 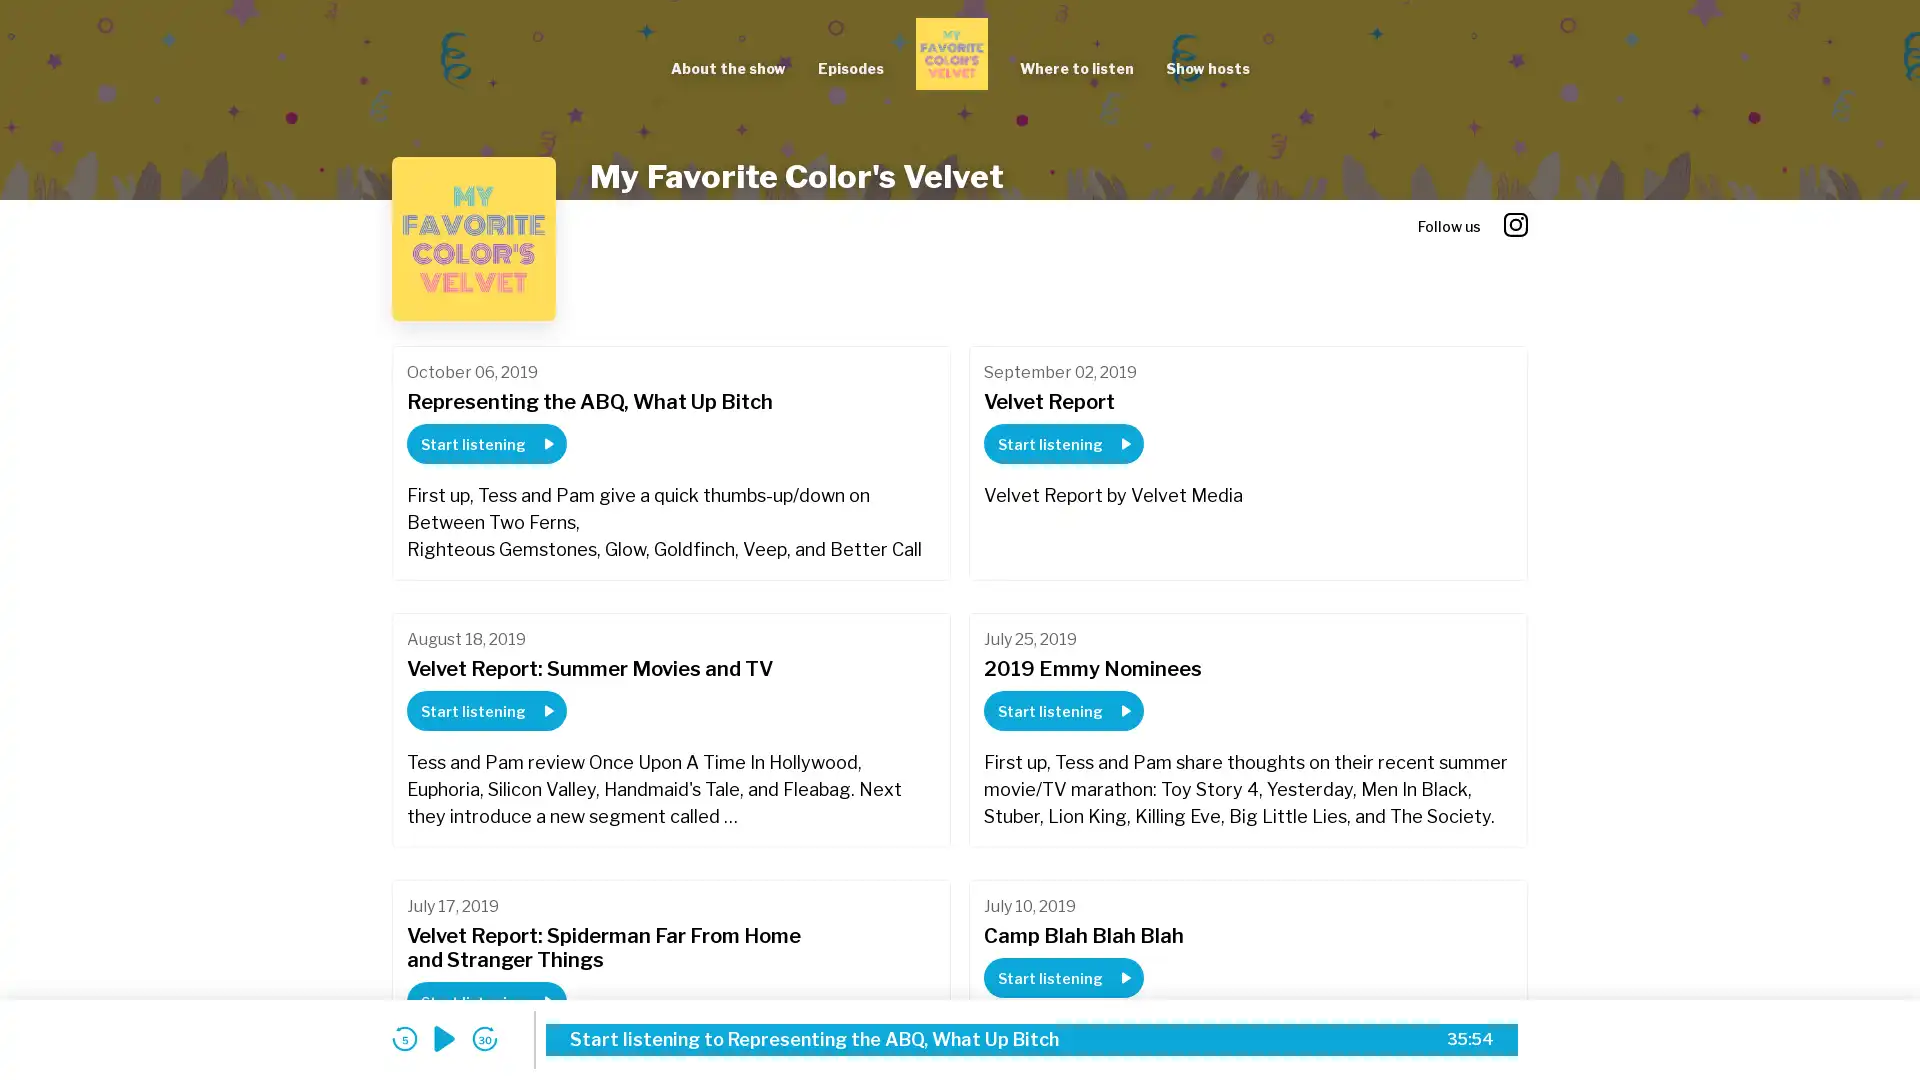 What do you see at coordinates (403, 1038) in the screenshot?
I see `skip back 5 seconds` at bounding box center [403, 1038].